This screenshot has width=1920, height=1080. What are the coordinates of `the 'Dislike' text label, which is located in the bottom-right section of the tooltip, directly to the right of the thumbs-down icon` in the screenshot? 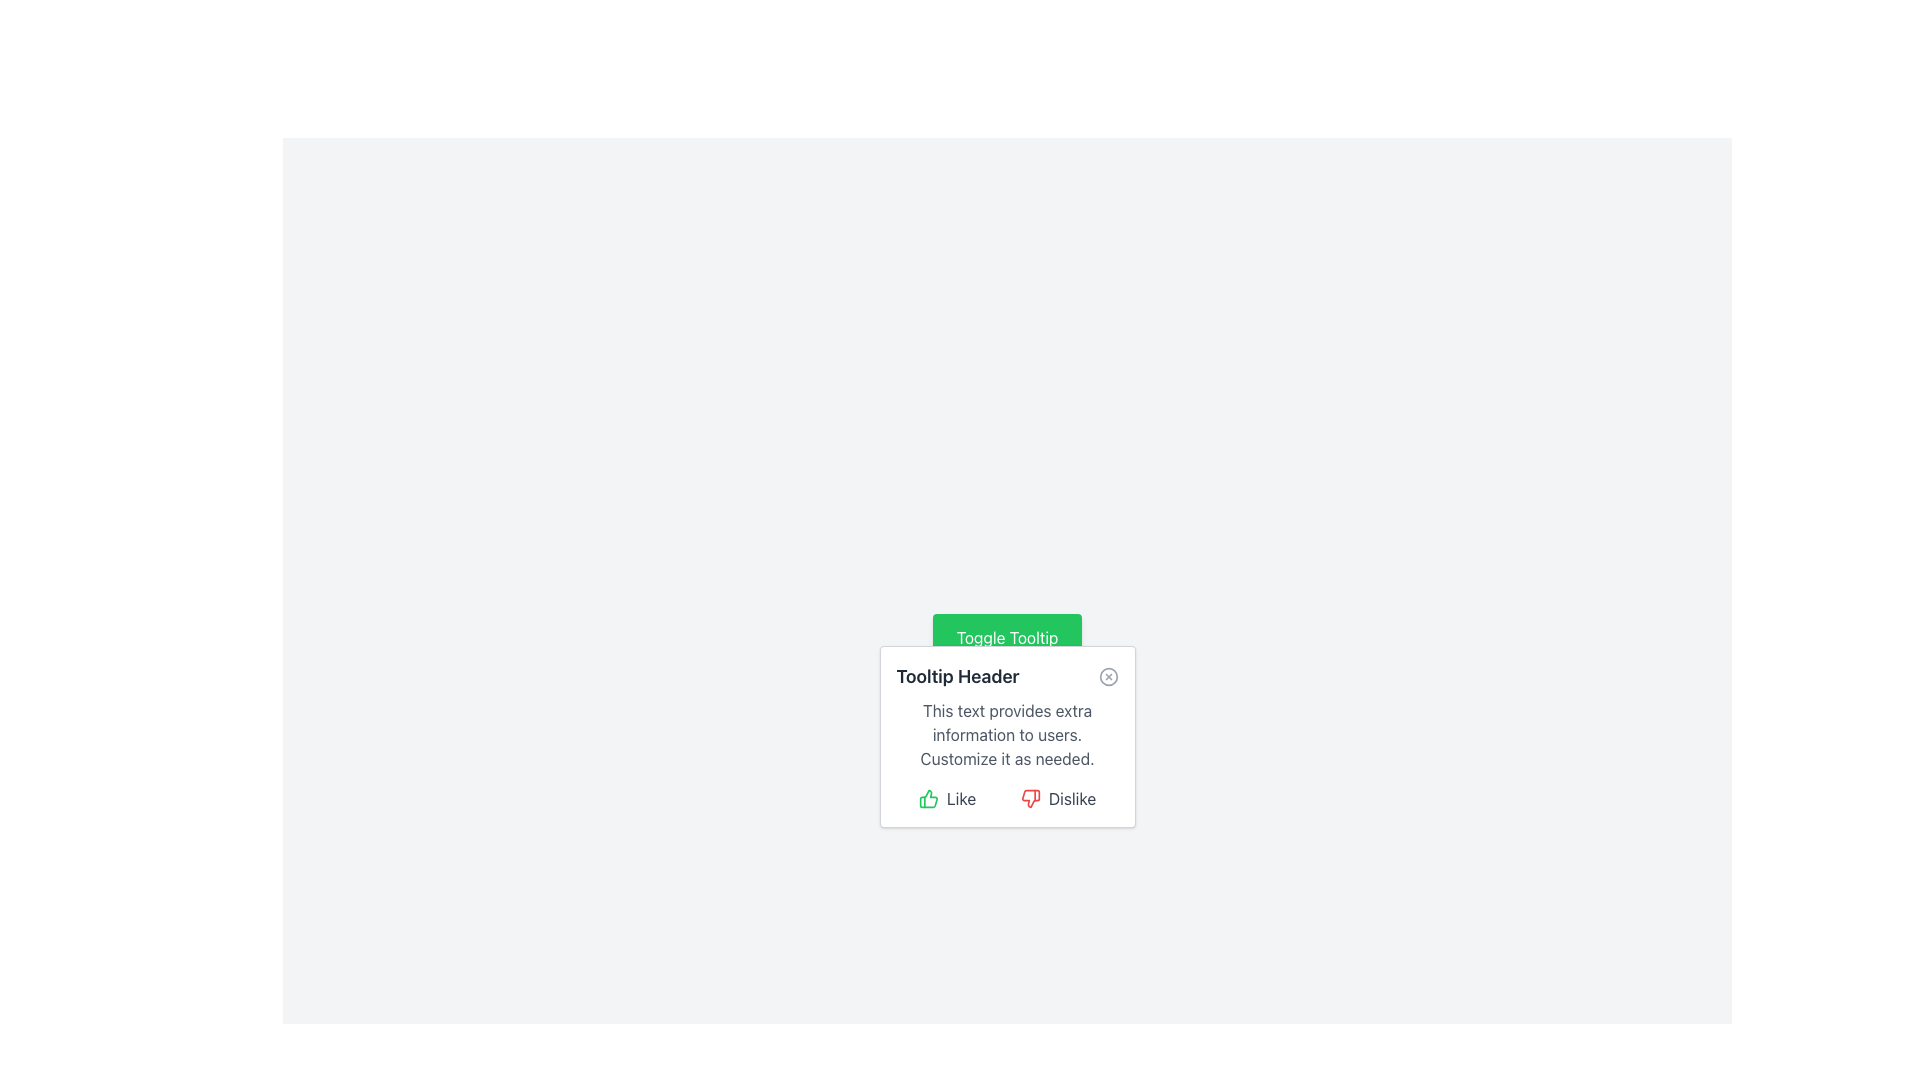 It's located at (1071, 797).